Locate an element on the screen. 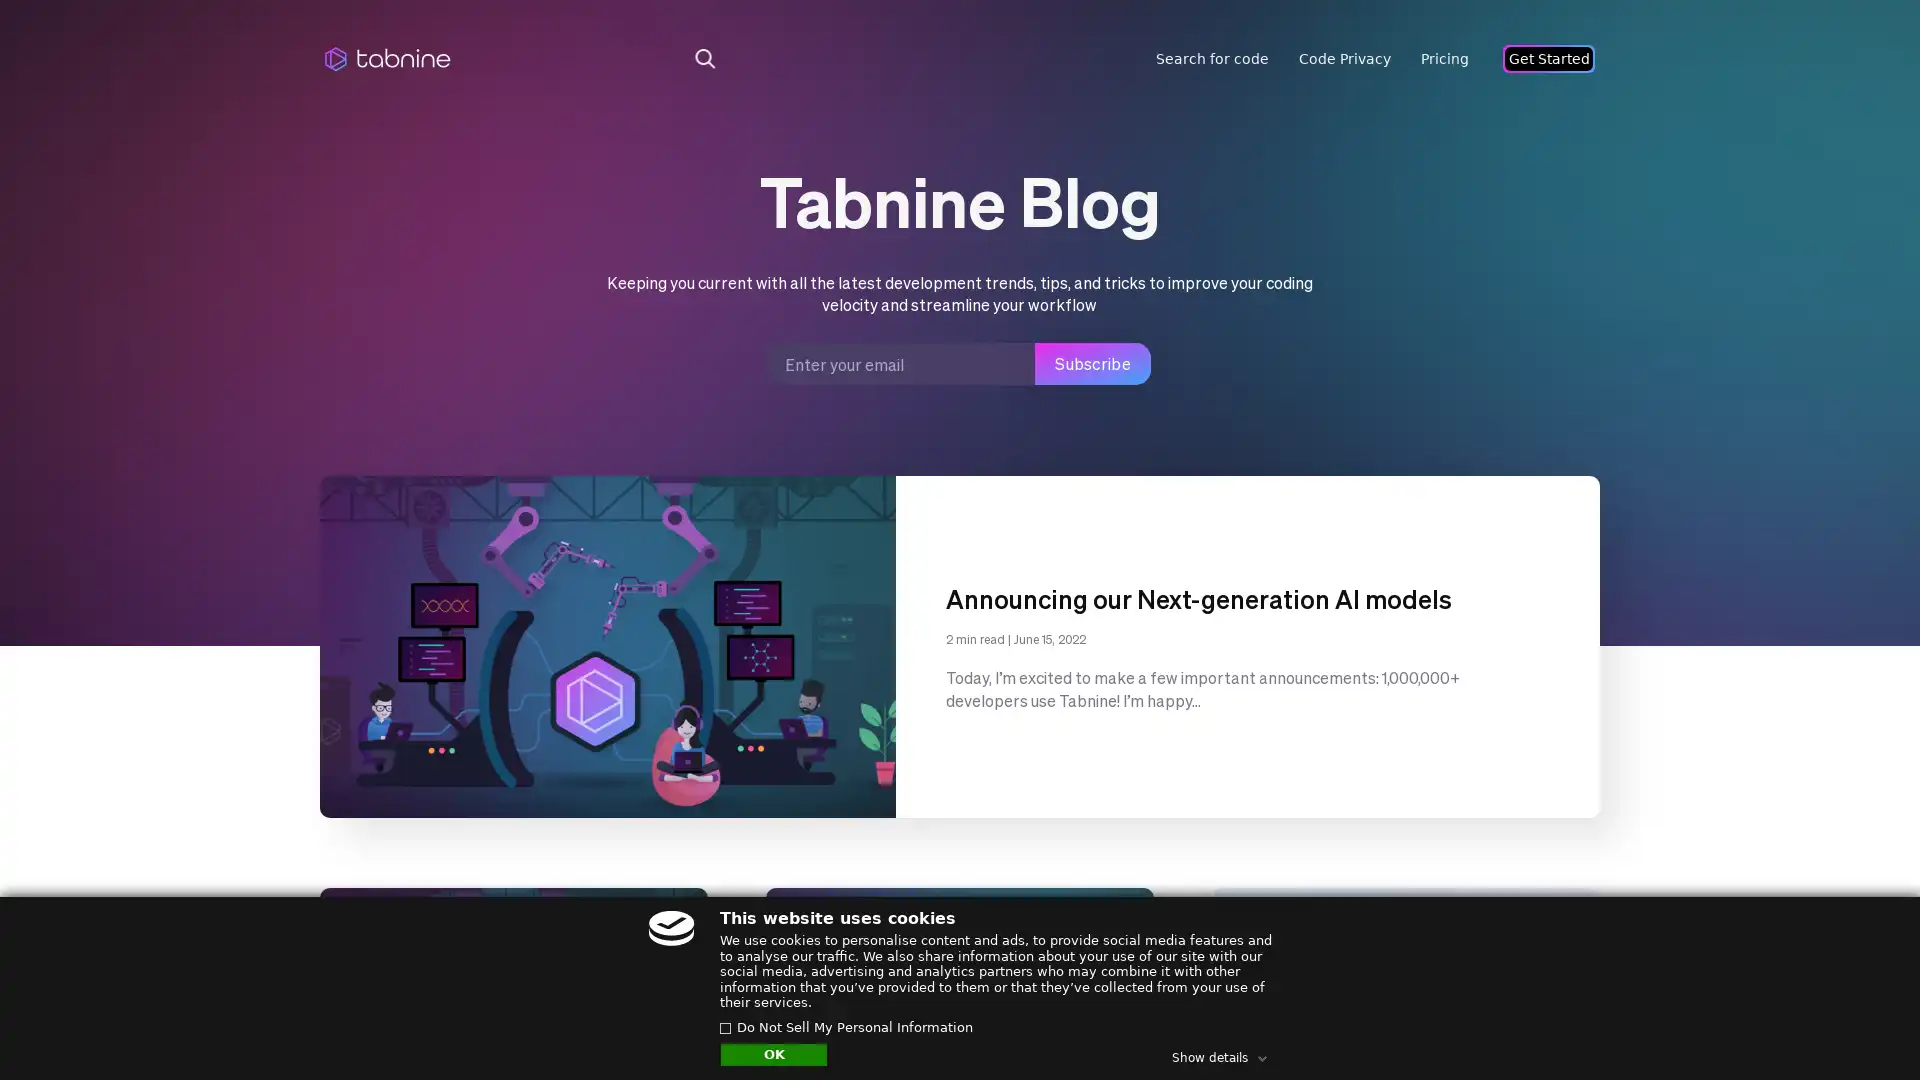 Image resolution: width=1920 pixels, height=1080 pixels. Open is located at coordinates (1860, 1026).